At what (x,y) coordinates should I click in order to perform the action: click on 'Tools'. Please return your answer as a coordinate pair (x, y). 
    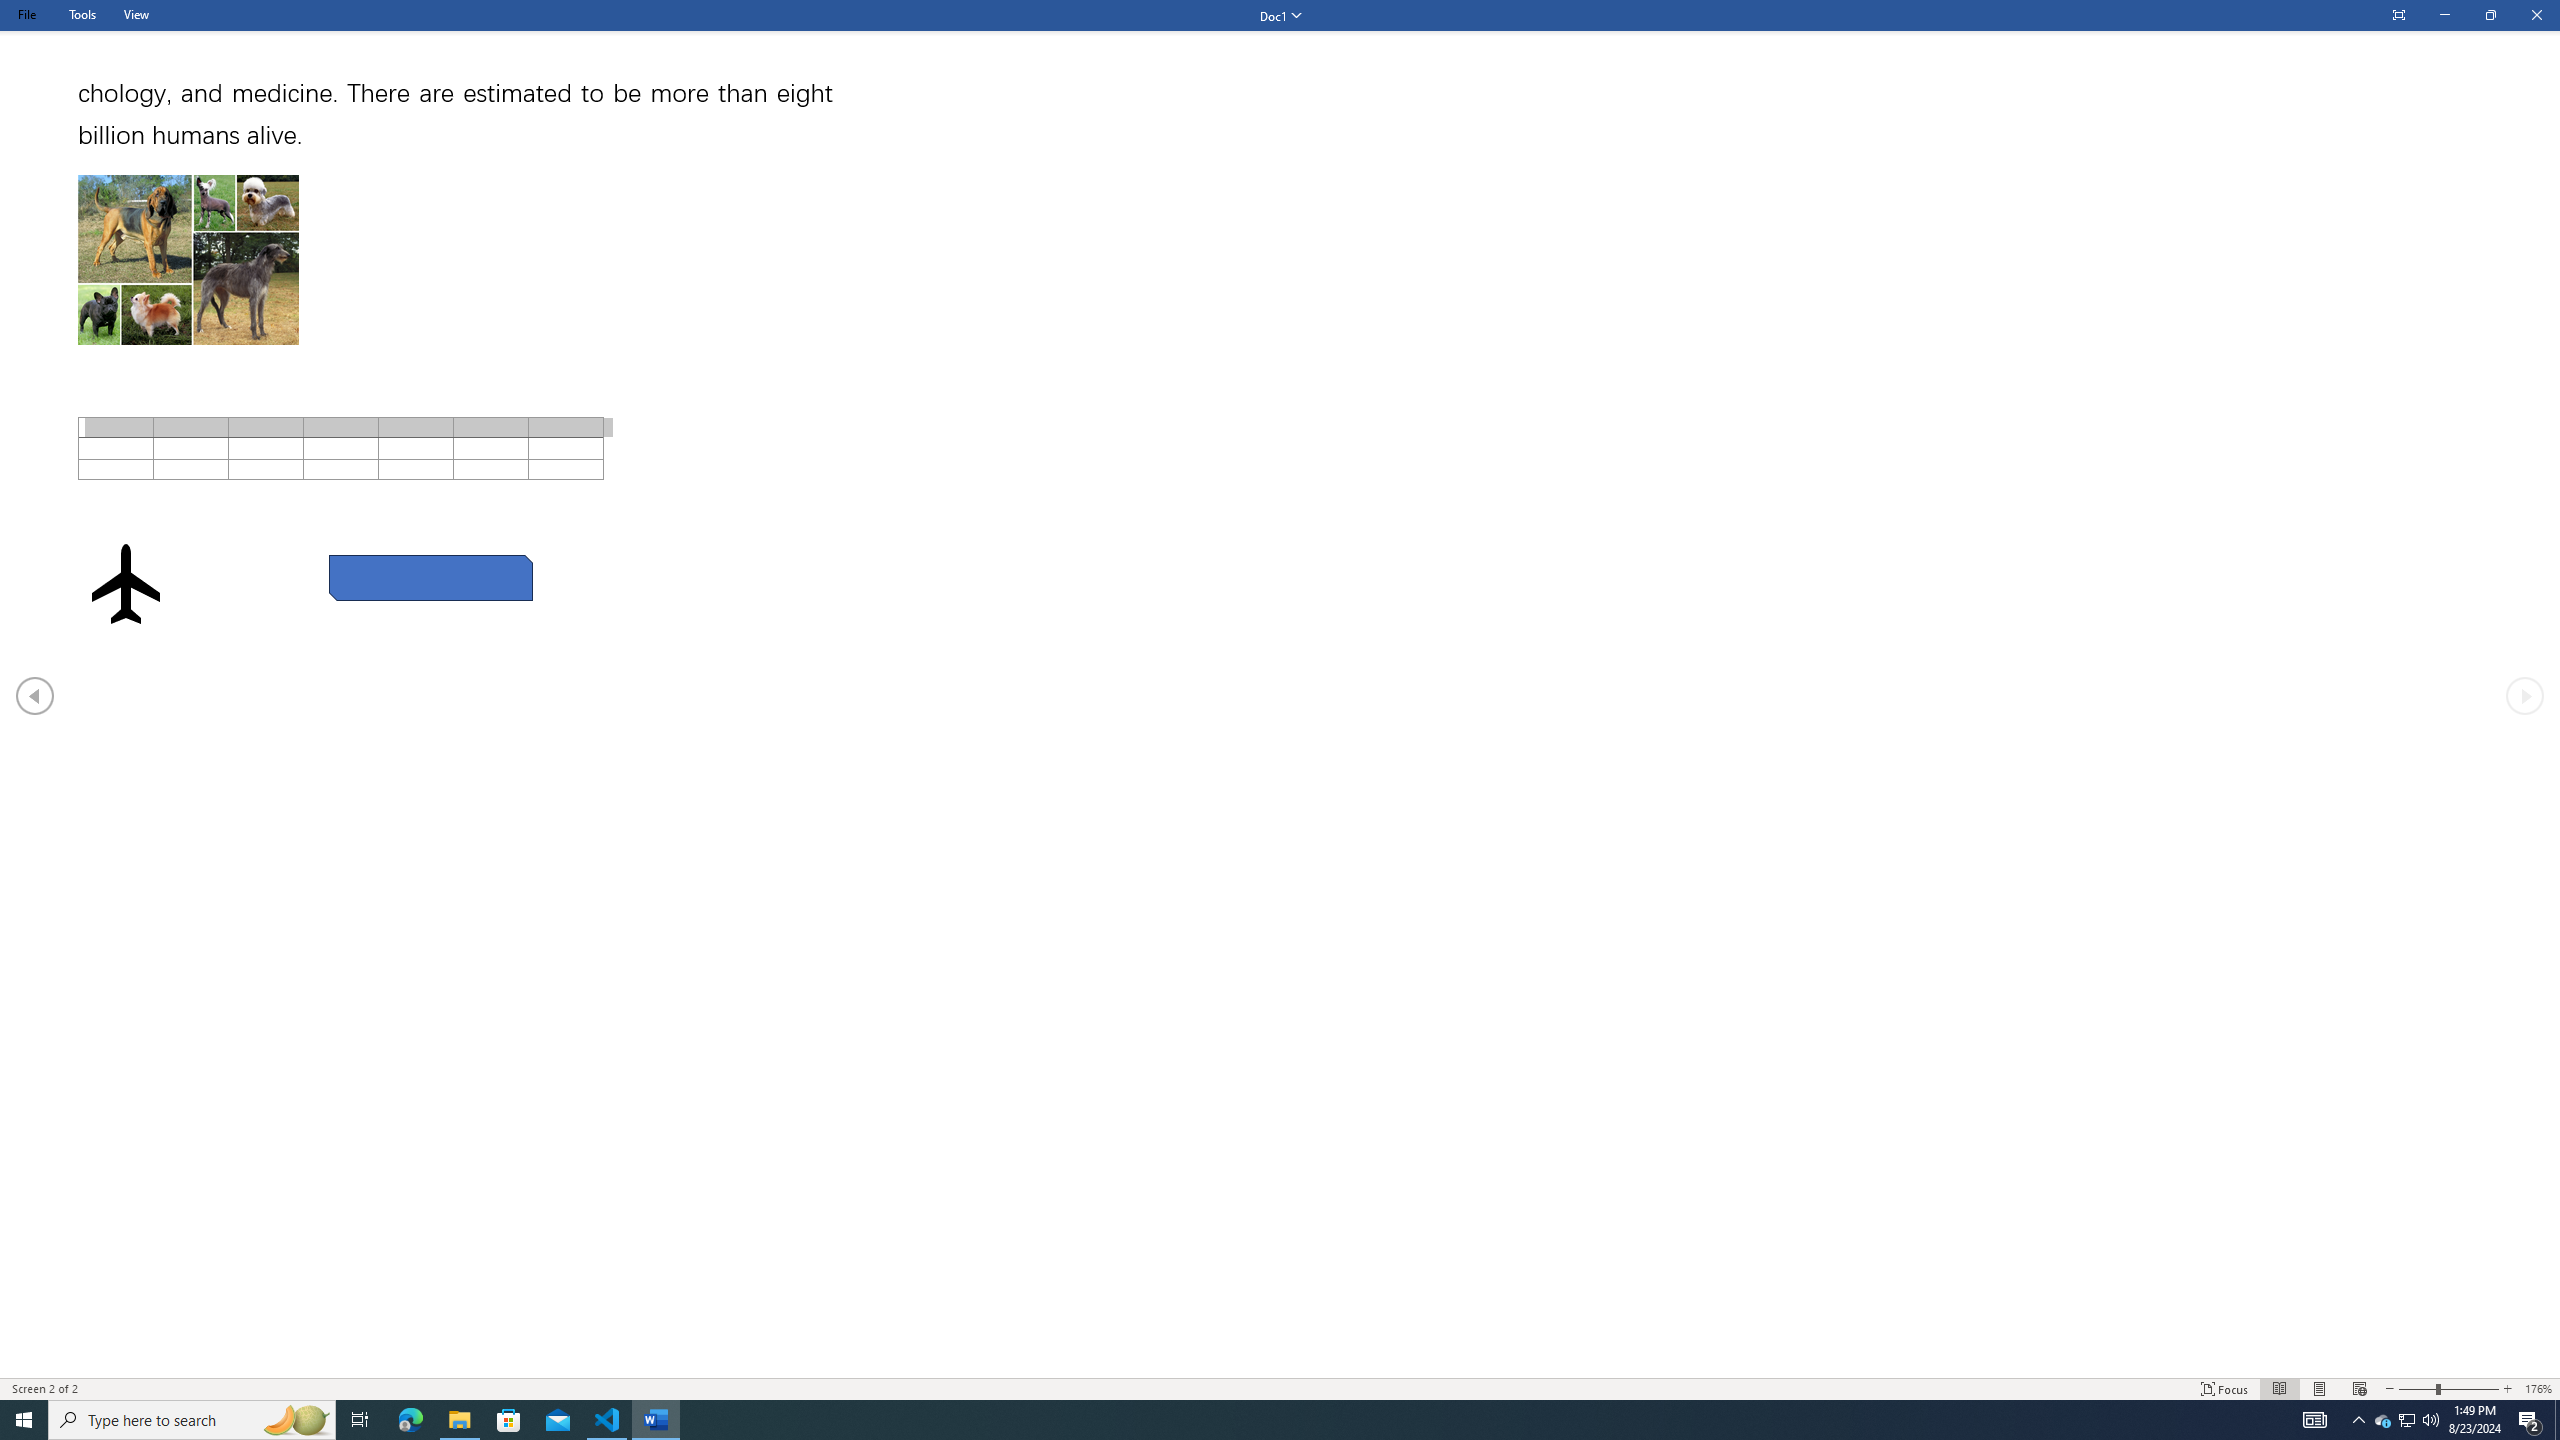
    Looking at the image, I should click on (81, 14).